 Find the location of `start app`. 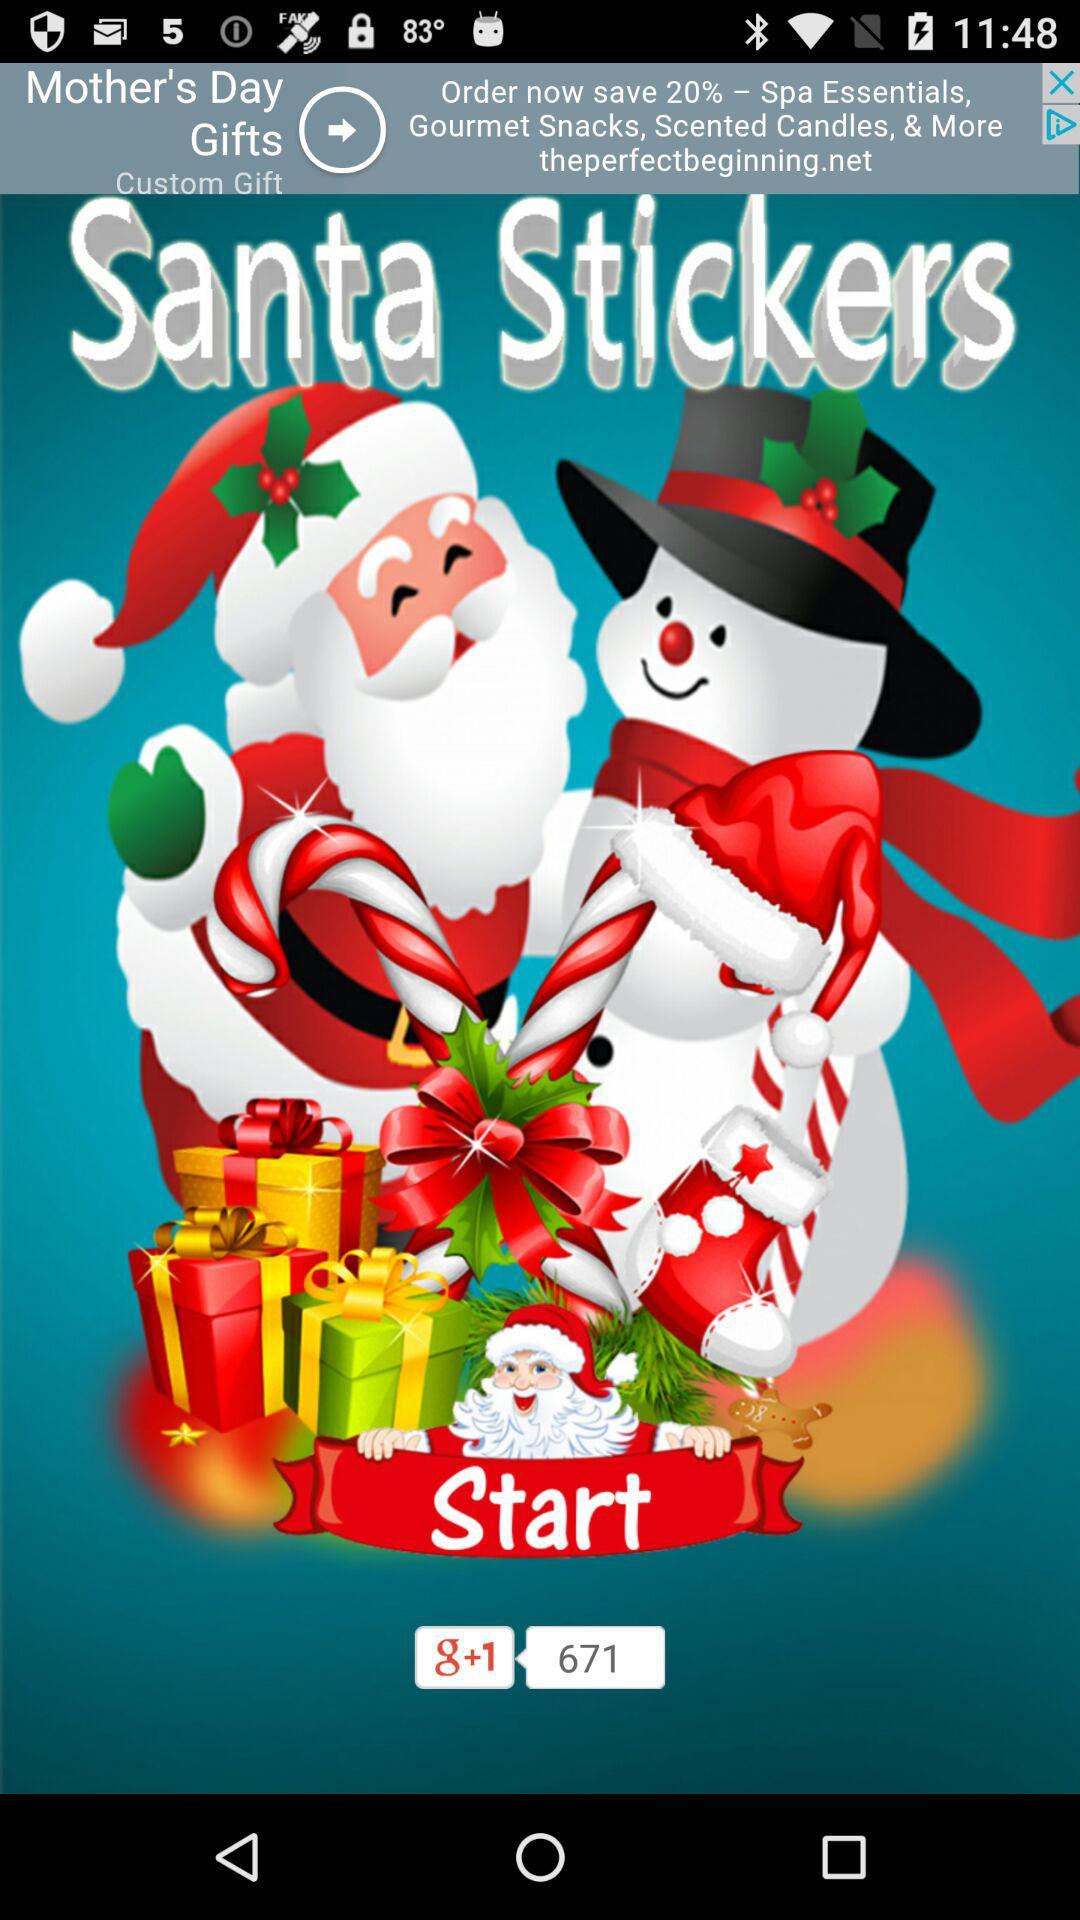

start app is located at coordinates (540, 1430).